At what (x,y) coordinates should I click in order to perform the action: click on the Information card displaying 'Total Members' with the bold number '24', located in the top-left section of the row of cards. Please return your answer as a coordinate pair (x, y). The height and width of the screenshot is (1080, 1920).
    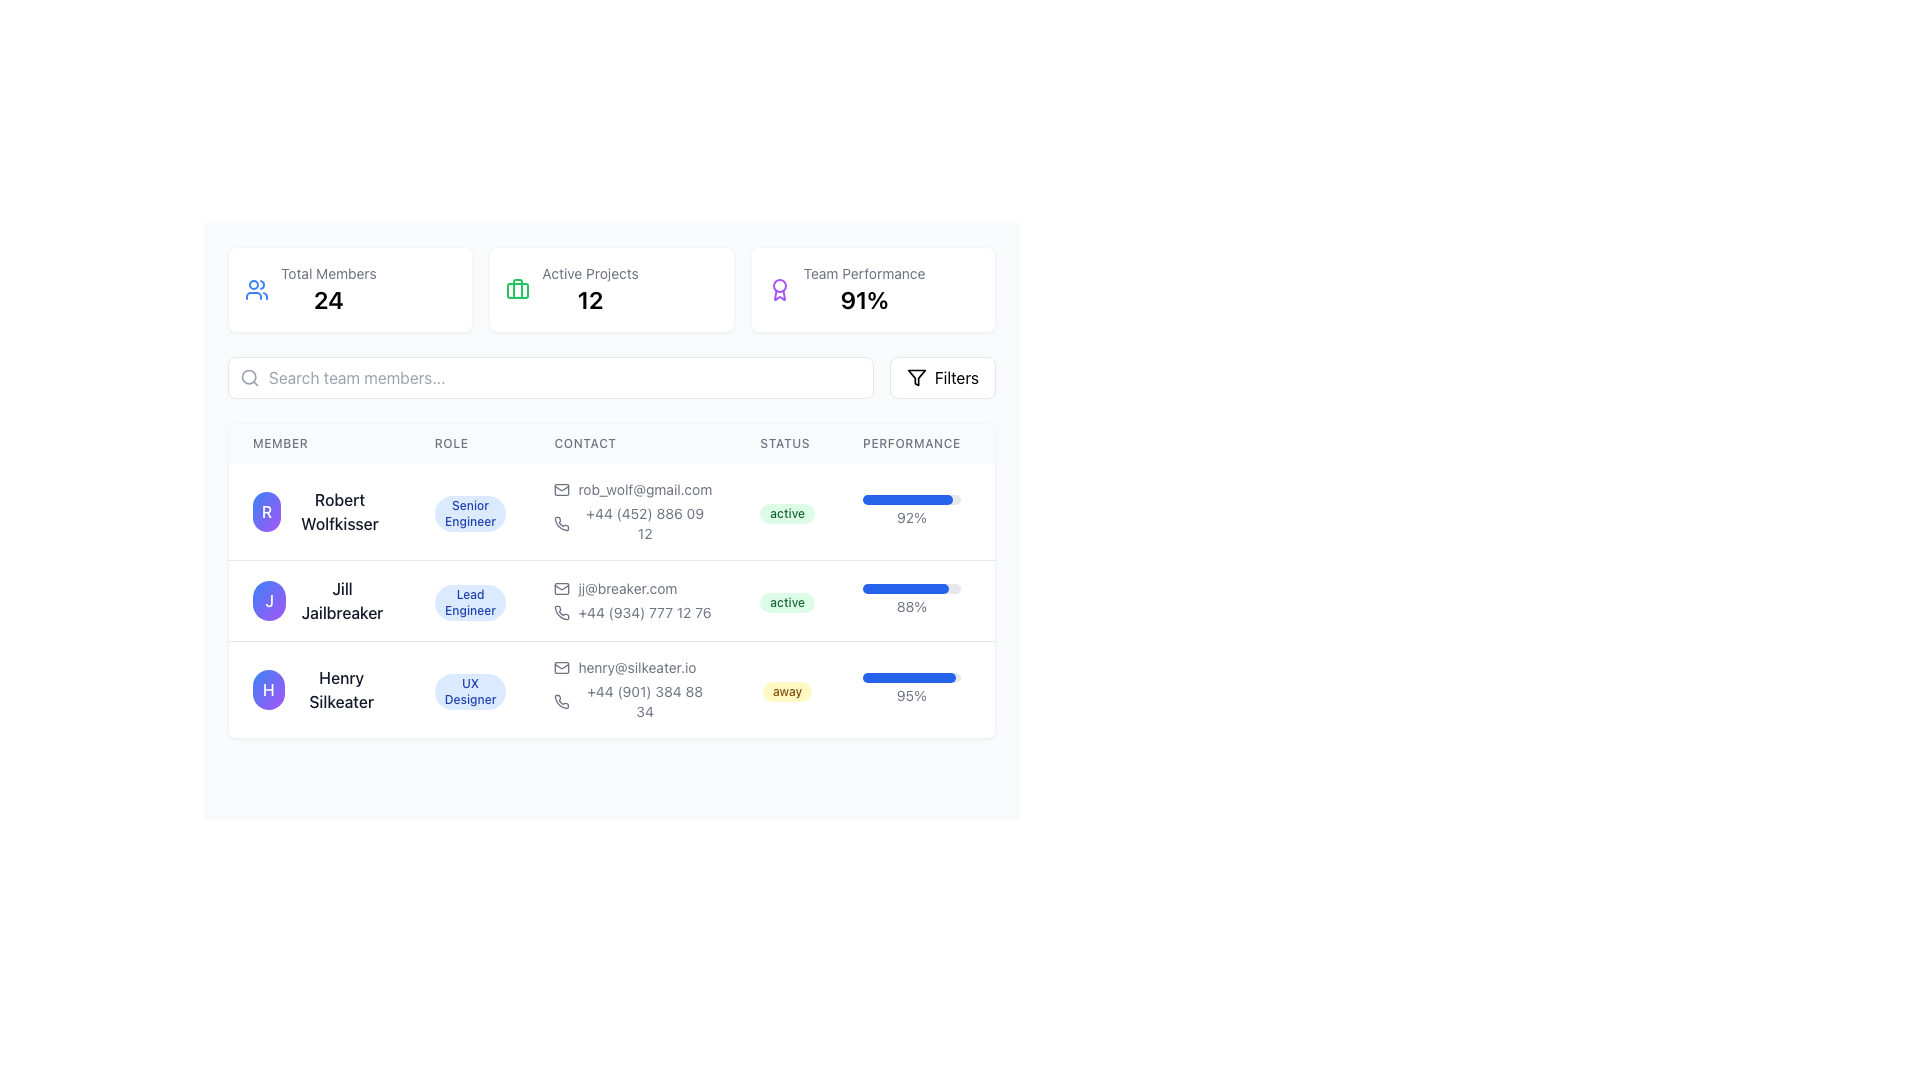
    Looking at the image, I should click on (350, 289).